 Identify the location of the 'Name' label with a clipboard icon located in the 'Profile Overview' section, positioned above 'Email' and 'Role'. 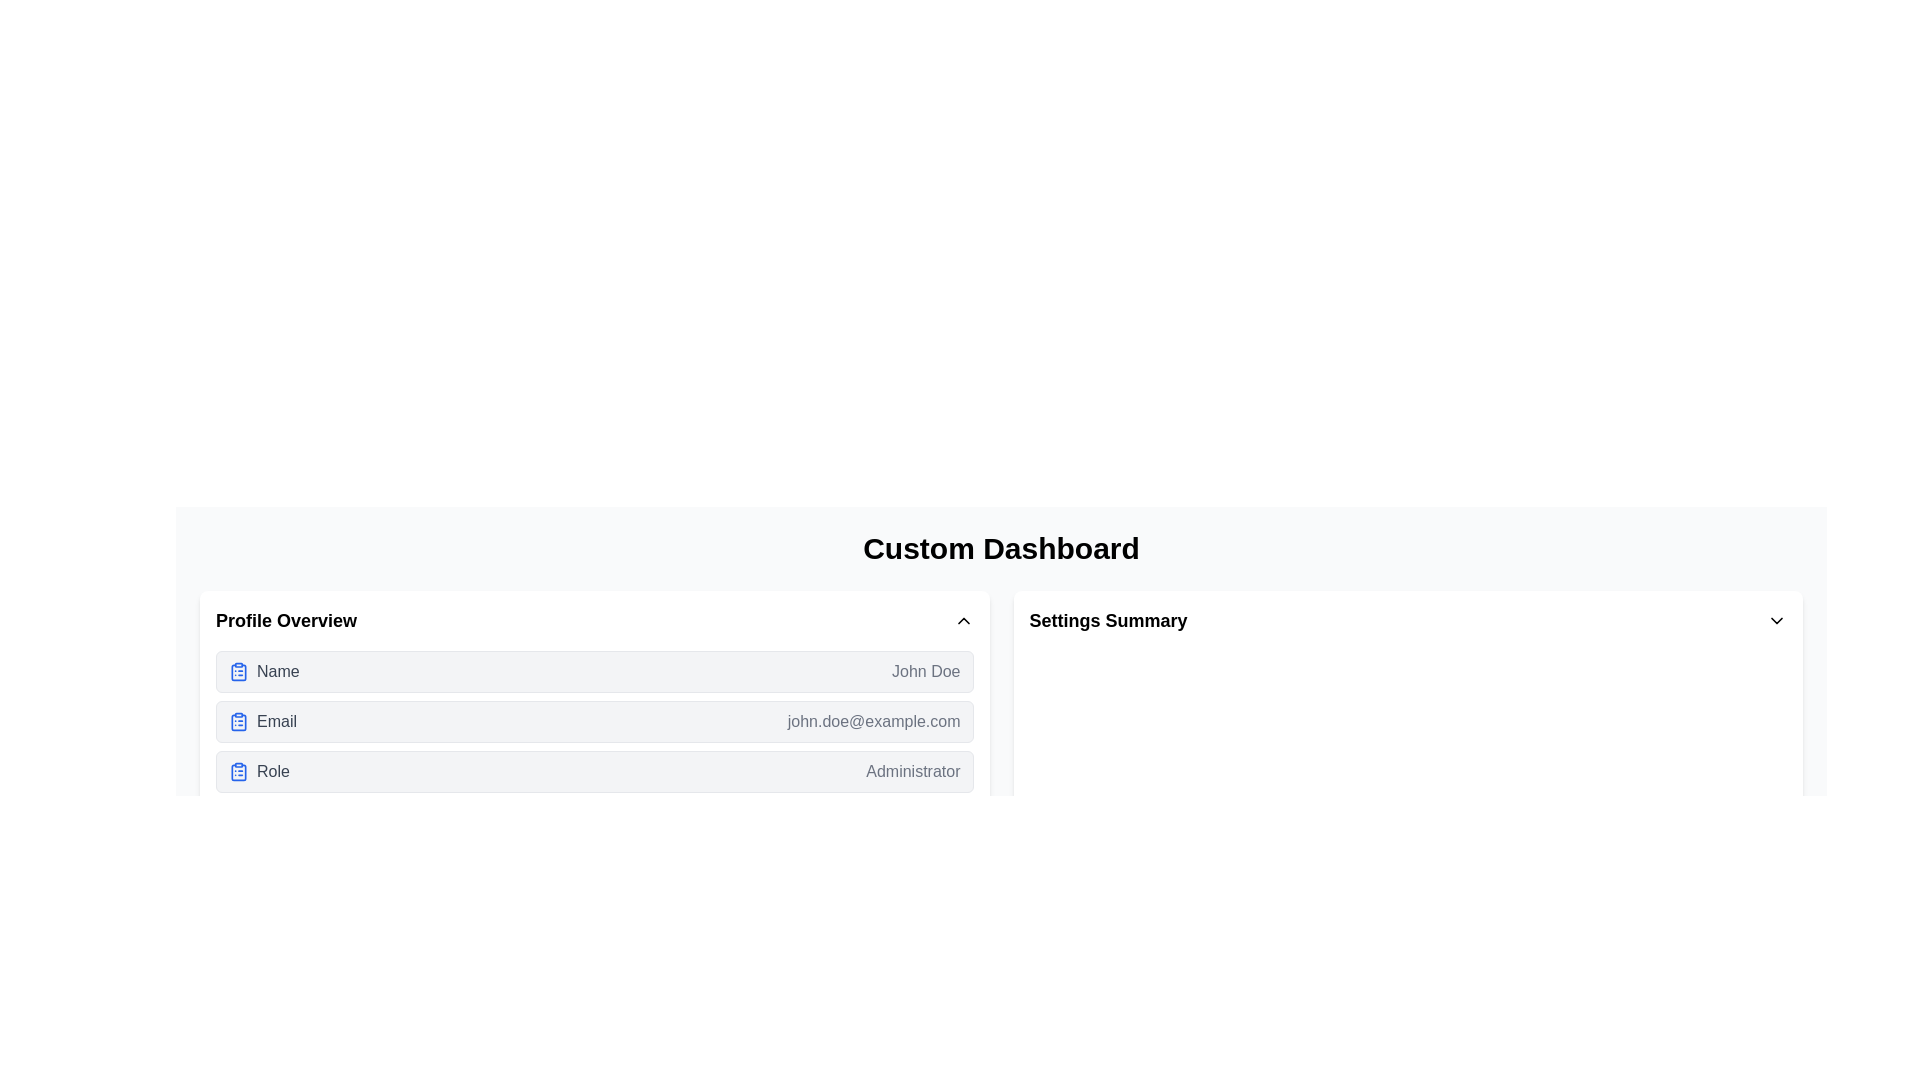
(263, 671).